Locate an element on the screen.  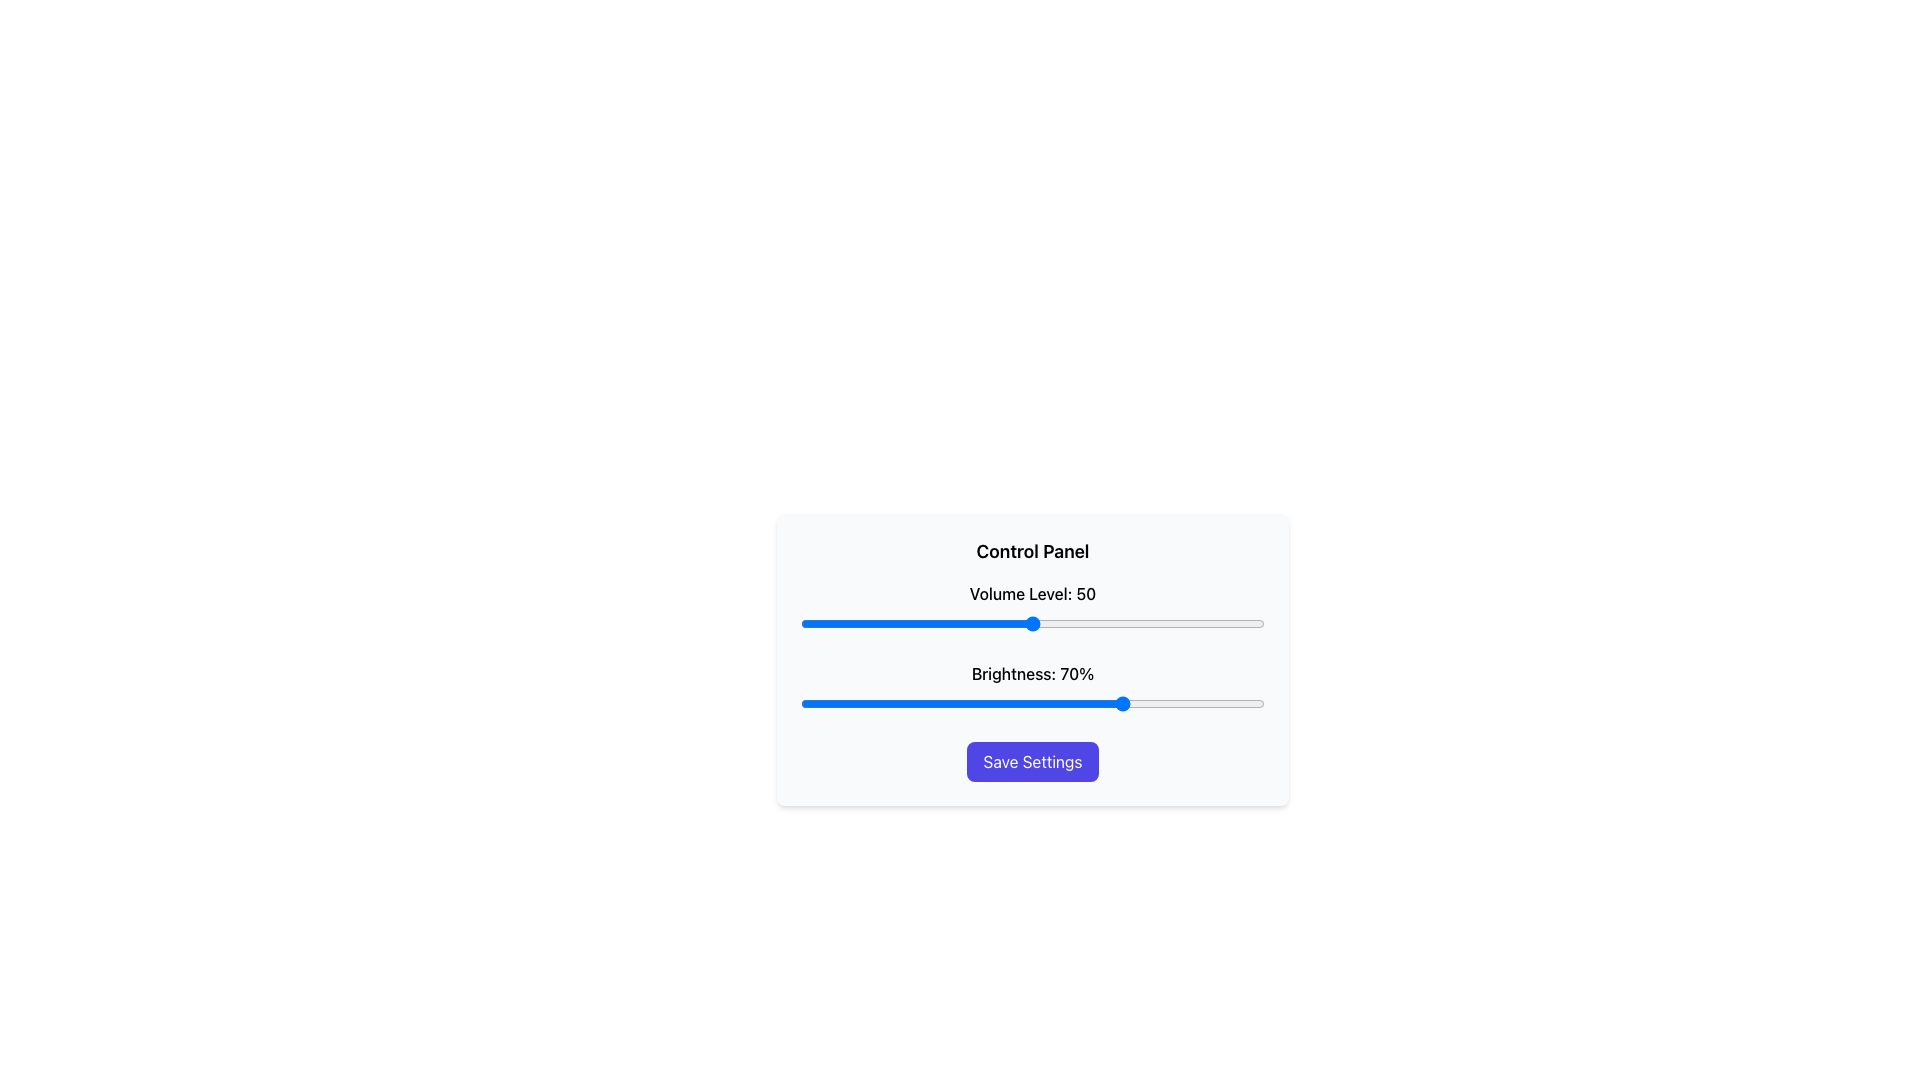
brightness level is located at coordinates (1231, 703).